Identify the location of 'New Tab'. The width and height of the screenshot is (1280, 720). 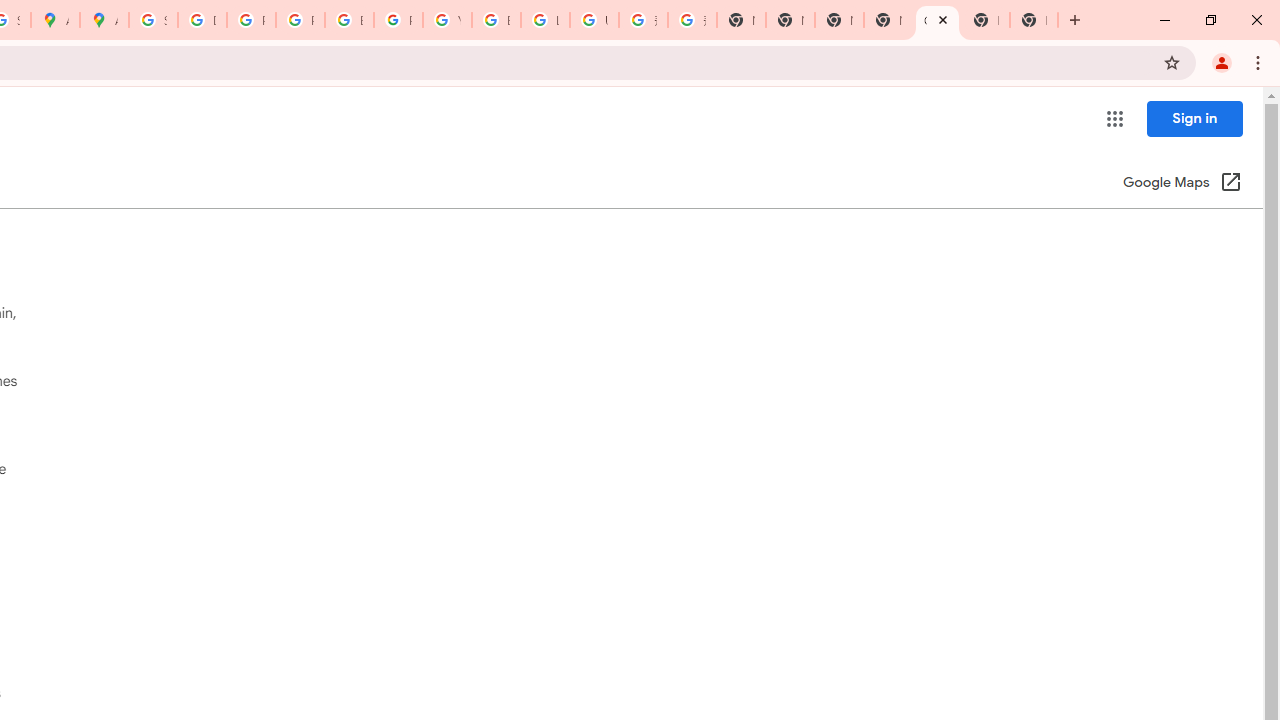
(1034, 20).